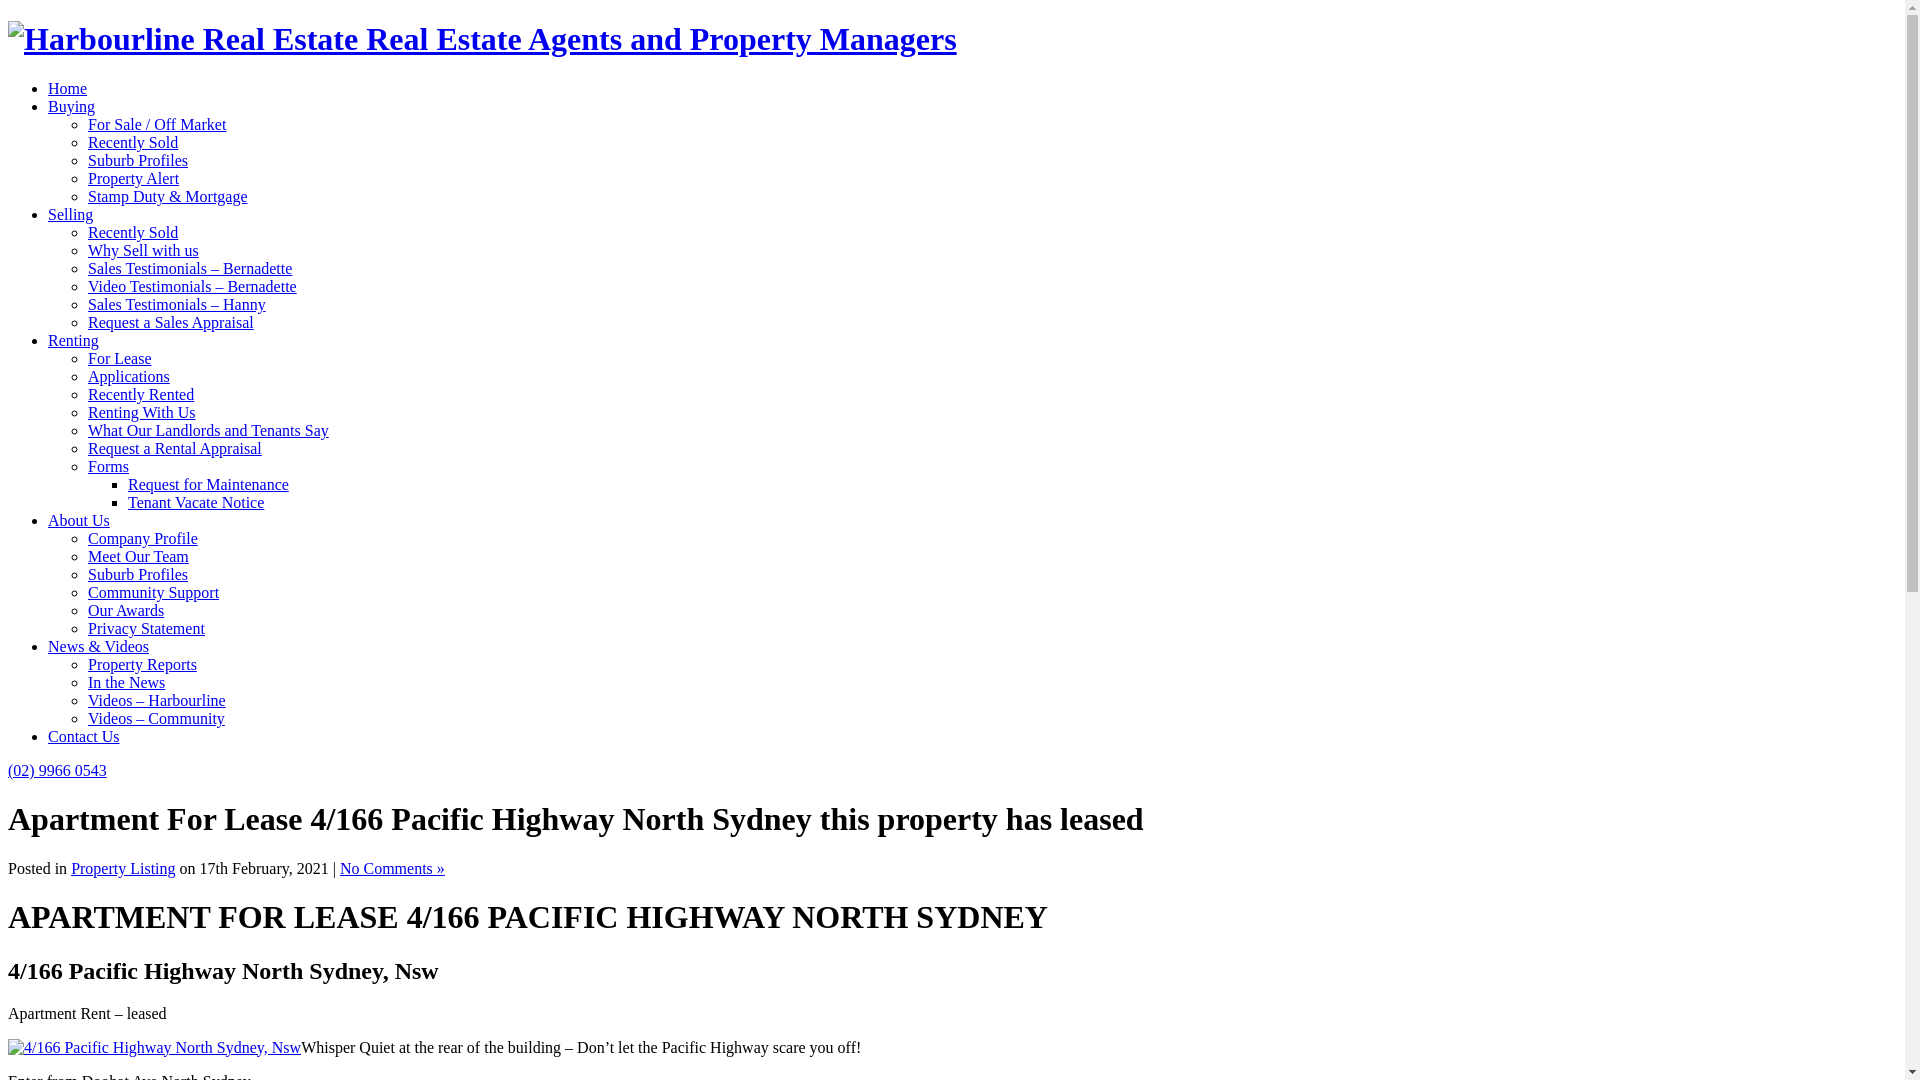  I want to click on 'Request a Rental Appraisal', so click(174, 447).